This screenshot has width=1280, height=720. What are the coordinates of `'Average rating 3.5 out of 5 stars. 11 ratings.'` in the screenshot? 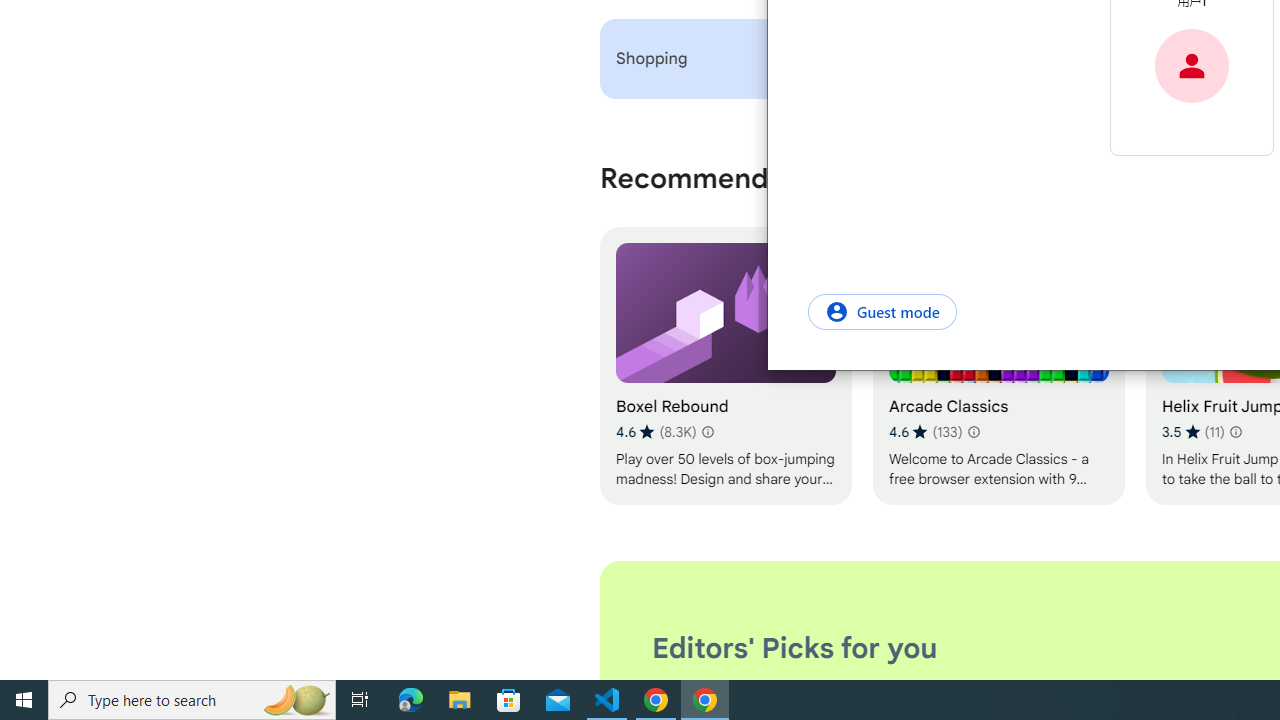 It's located at (1192, 431).